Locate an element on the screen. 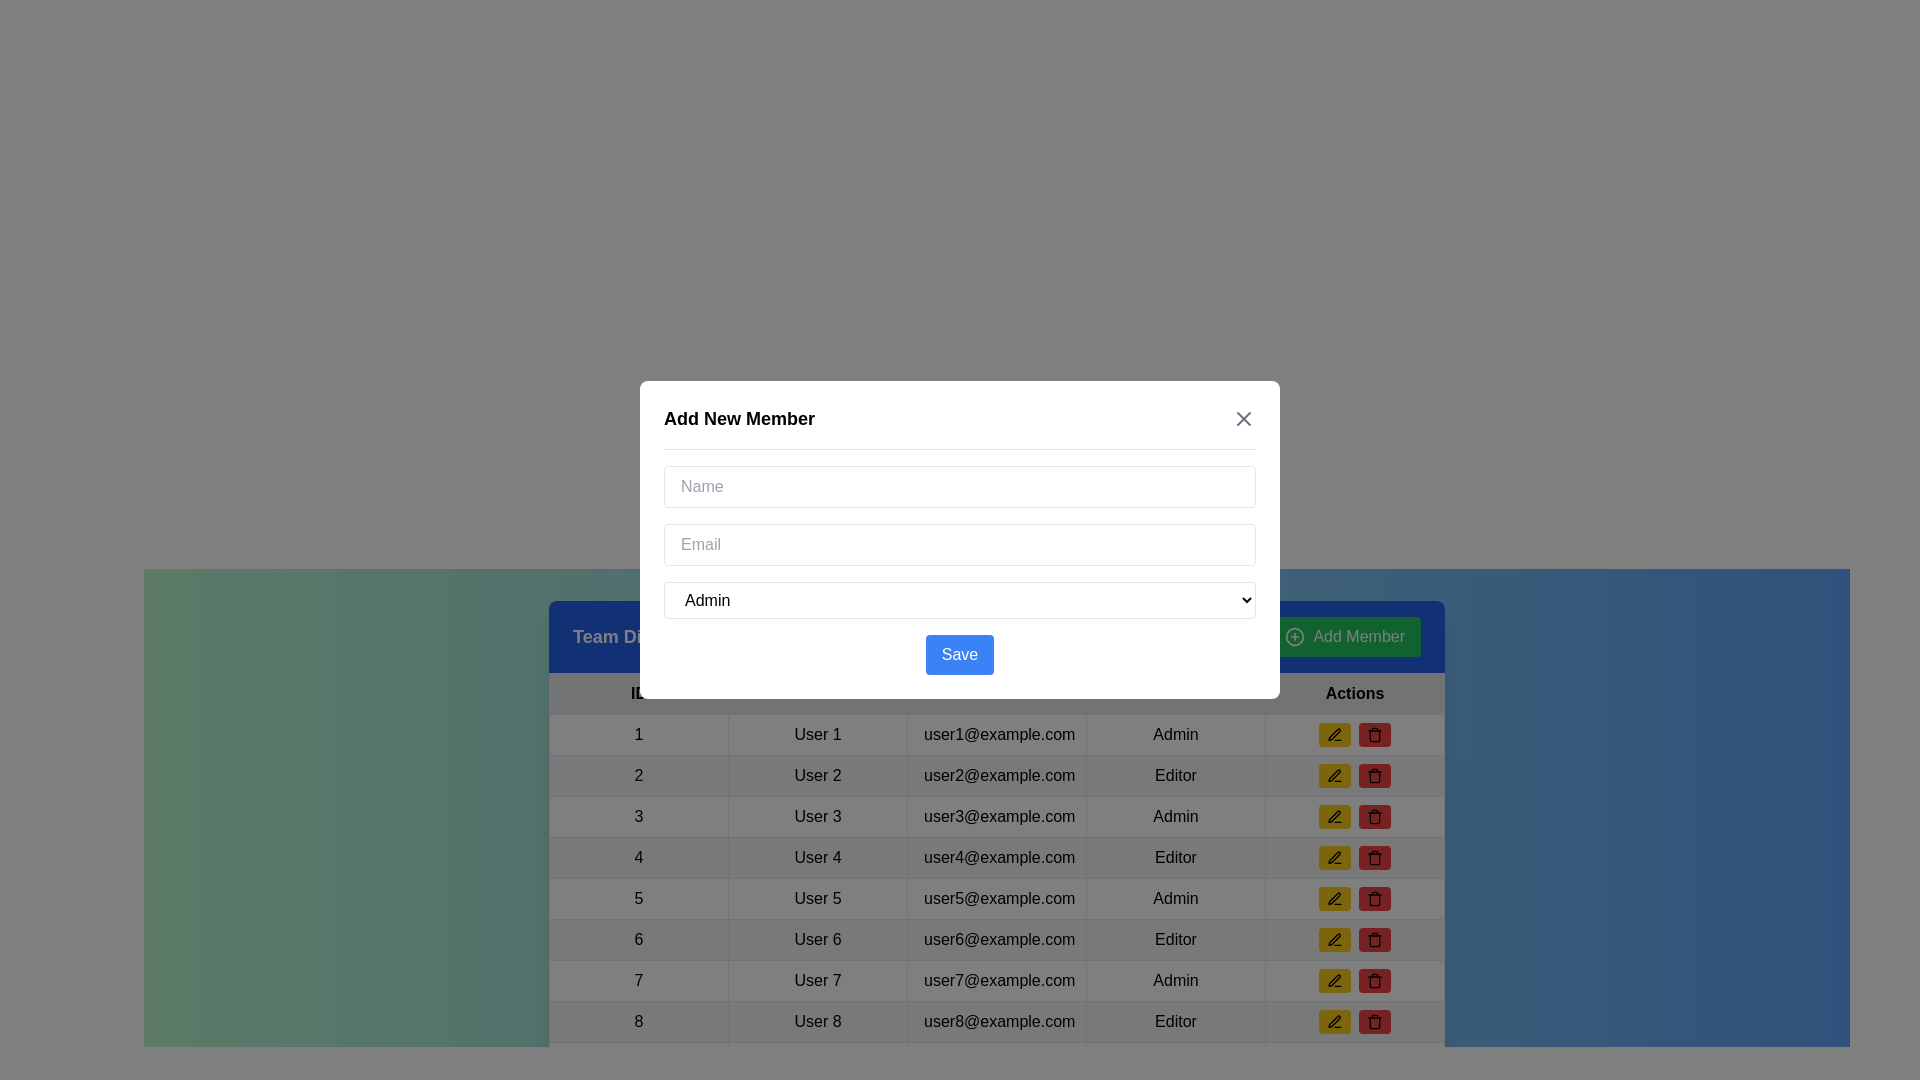 The height and width of the screenshot is (1080, 1920). text content of the 'Admin' role label located in the fourth cell of the user data management table row is located at coordinates (1176, 897).